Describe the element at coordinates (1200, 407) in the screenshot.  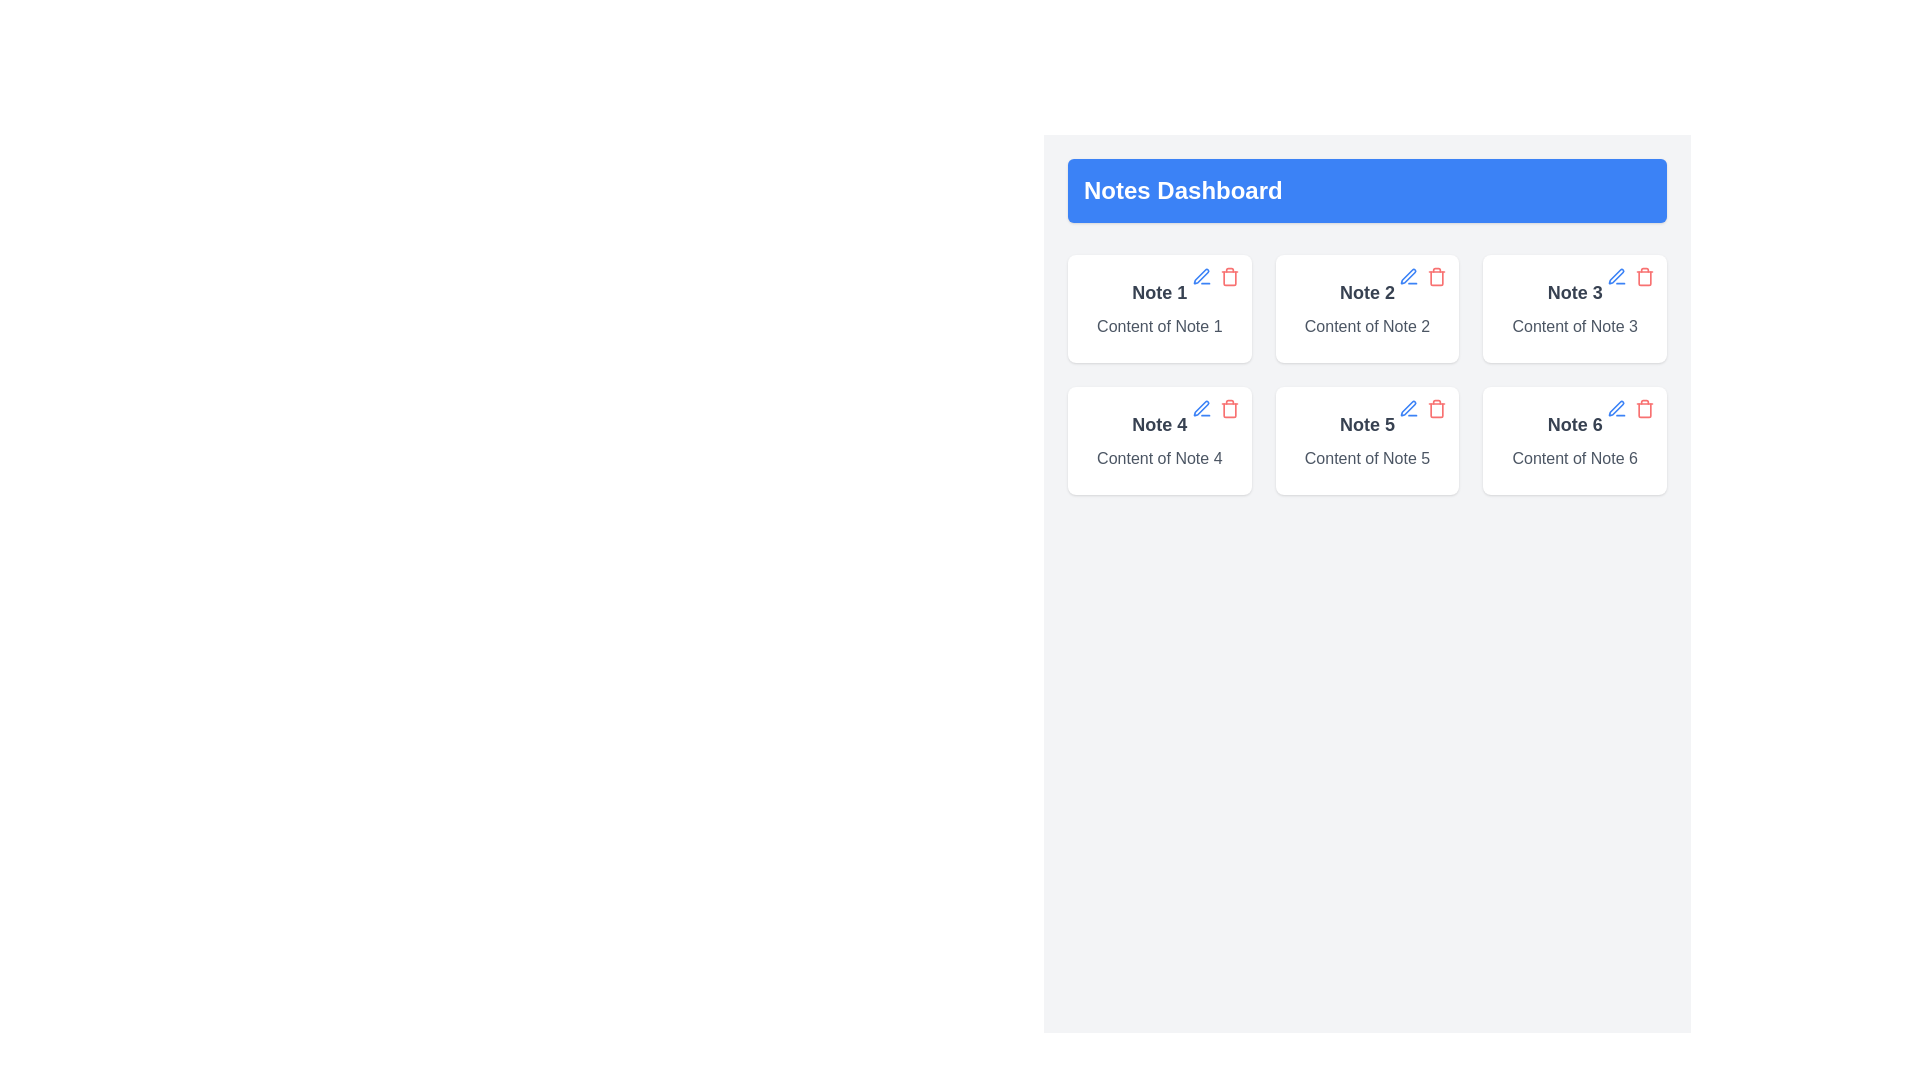
I see `the pen icon button located in the top-right corner of the 'Note 4' card to trigger its animation or style change` at that location.